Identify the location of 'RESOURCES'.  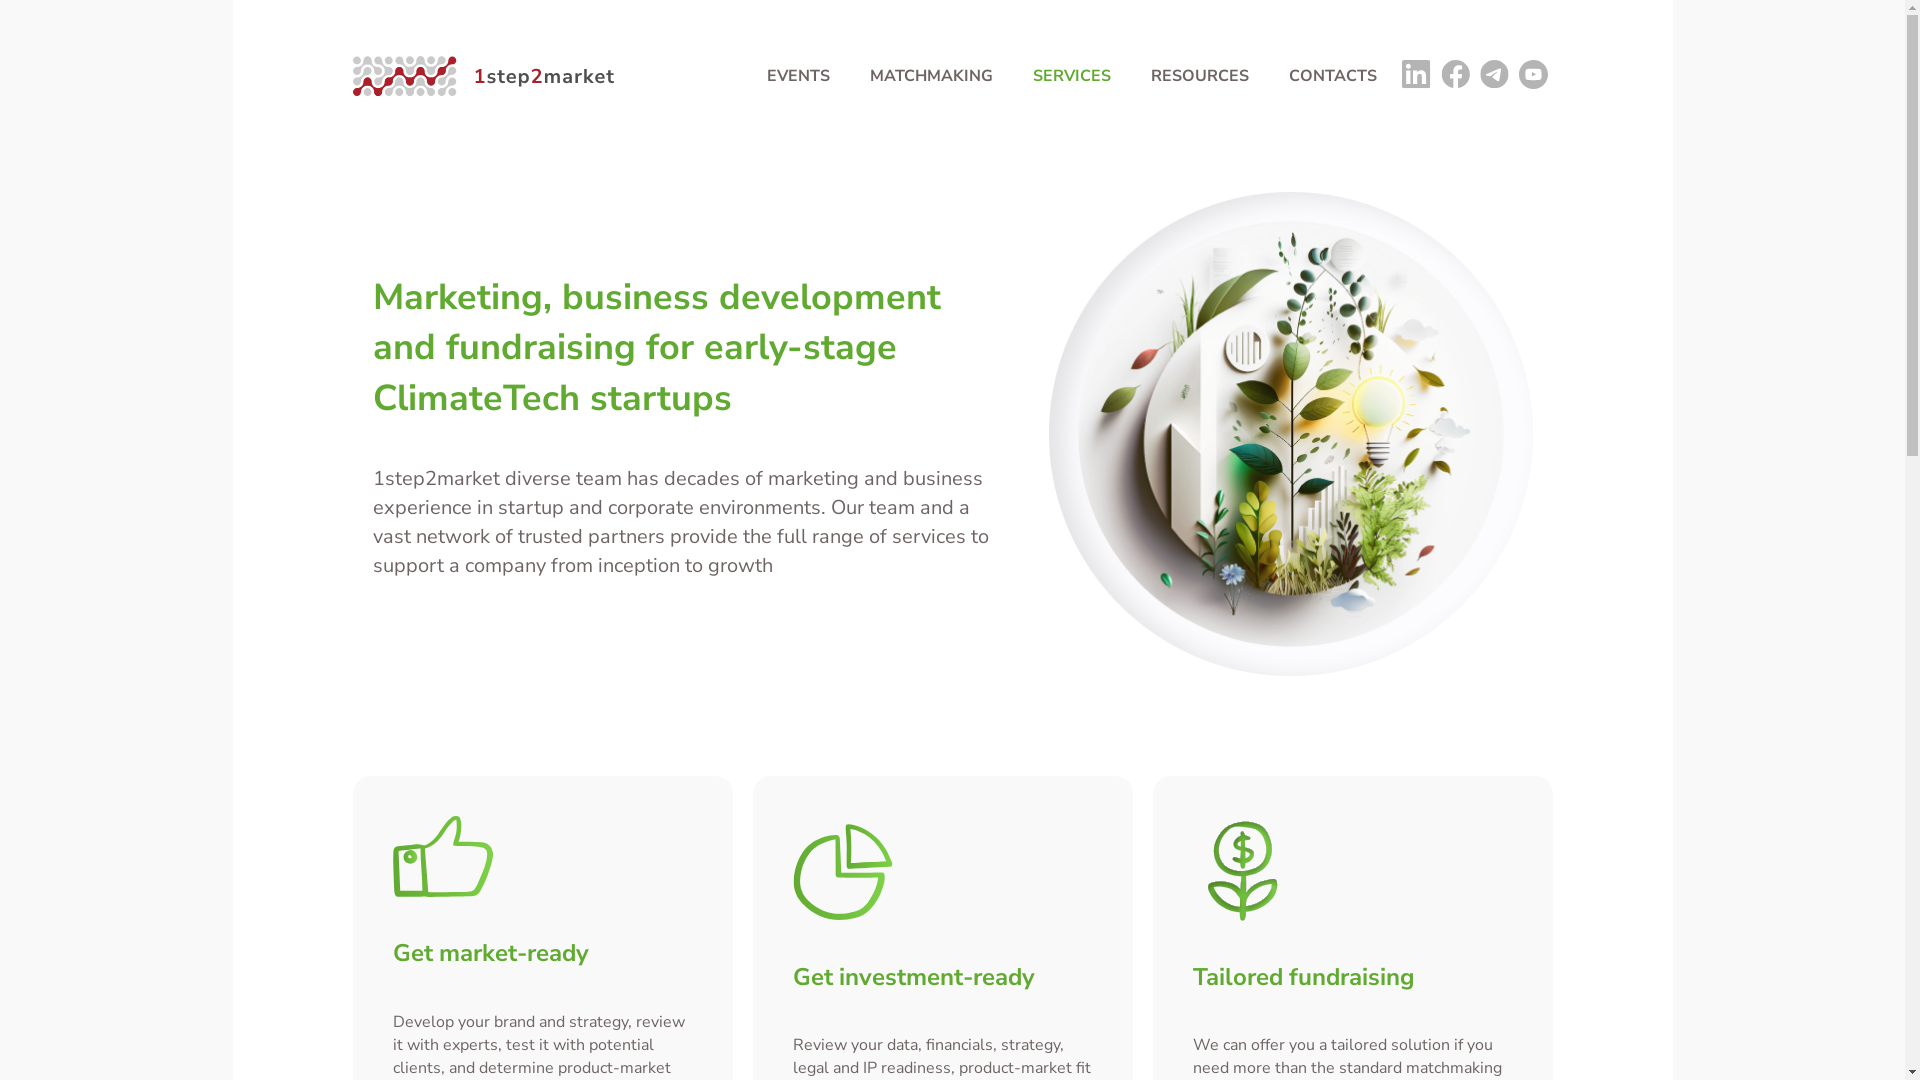
(1199, 75).